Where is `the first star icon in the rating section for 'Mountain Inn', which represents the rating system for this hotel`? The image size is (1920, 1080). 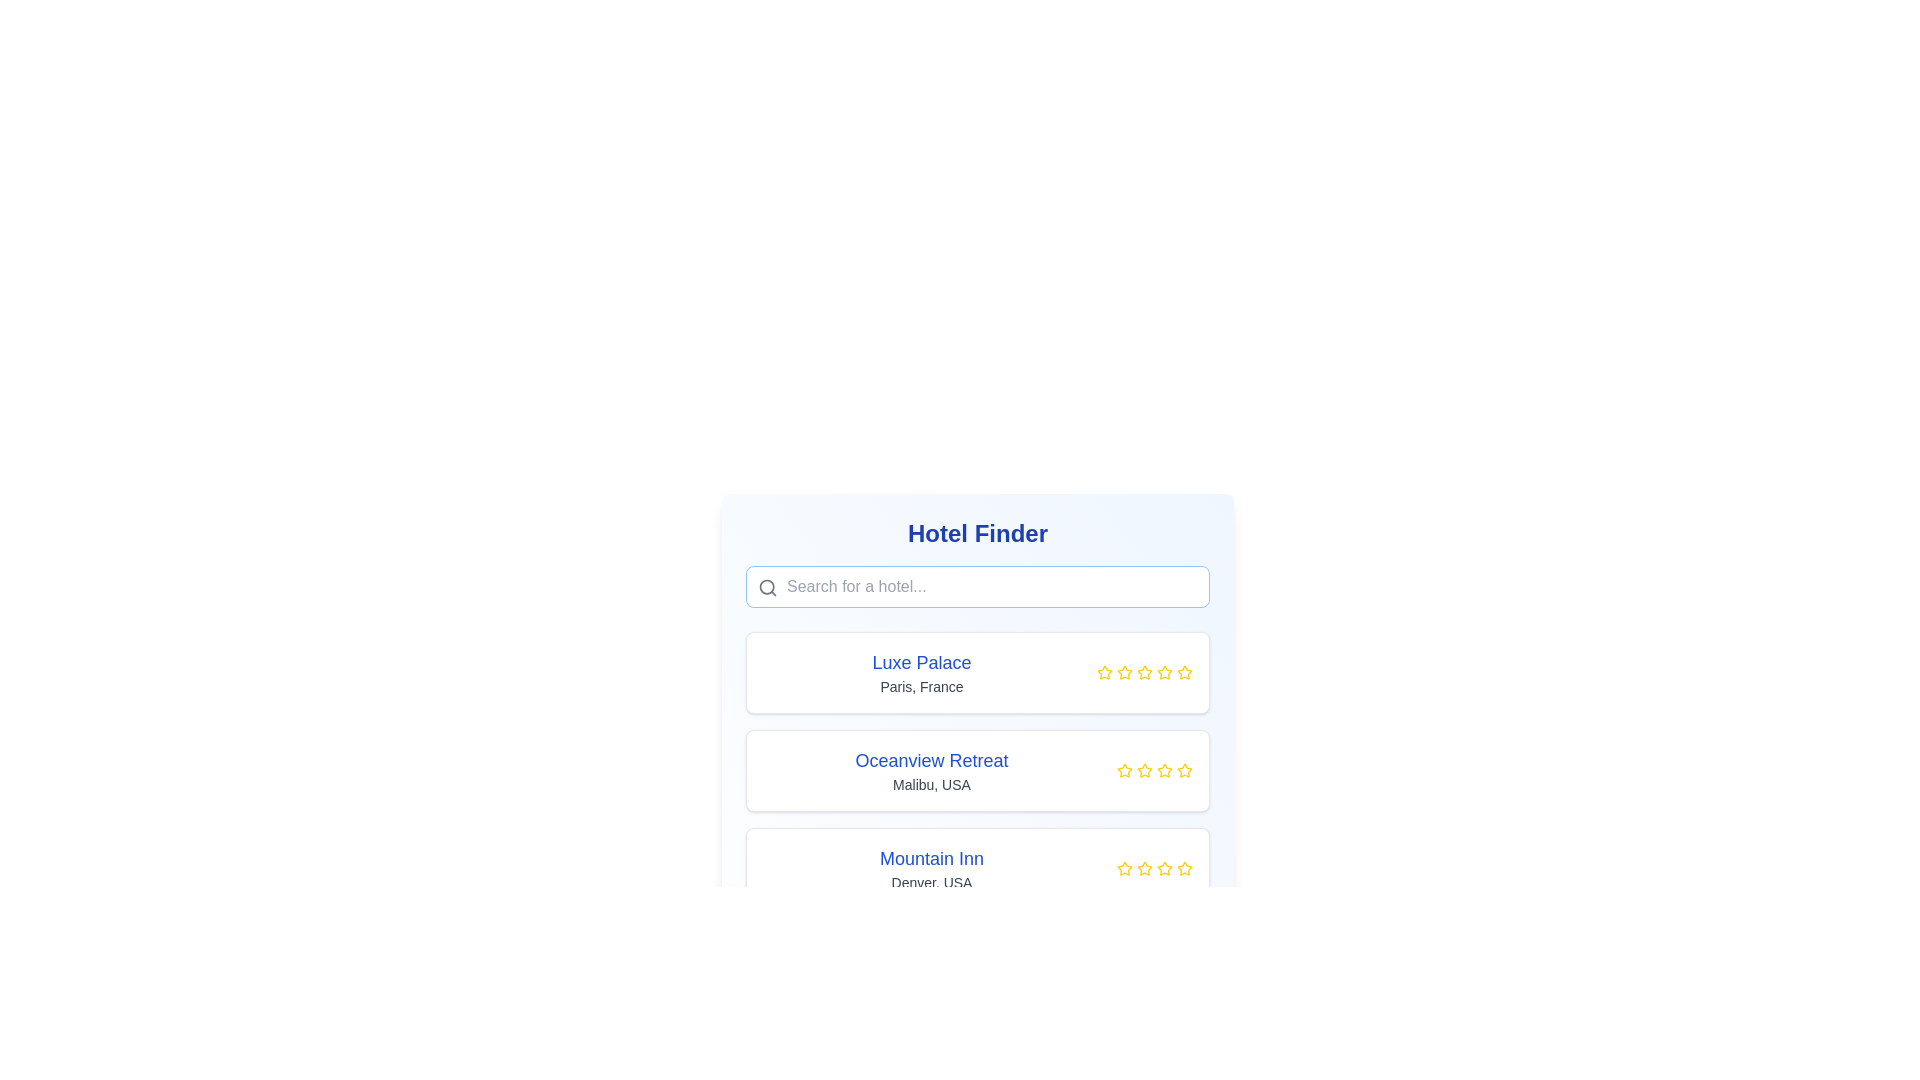 the first star icon in the rating section for 'Mountain Inn', which represents the rating system for this hotel is located at coordinates (1124, 867).